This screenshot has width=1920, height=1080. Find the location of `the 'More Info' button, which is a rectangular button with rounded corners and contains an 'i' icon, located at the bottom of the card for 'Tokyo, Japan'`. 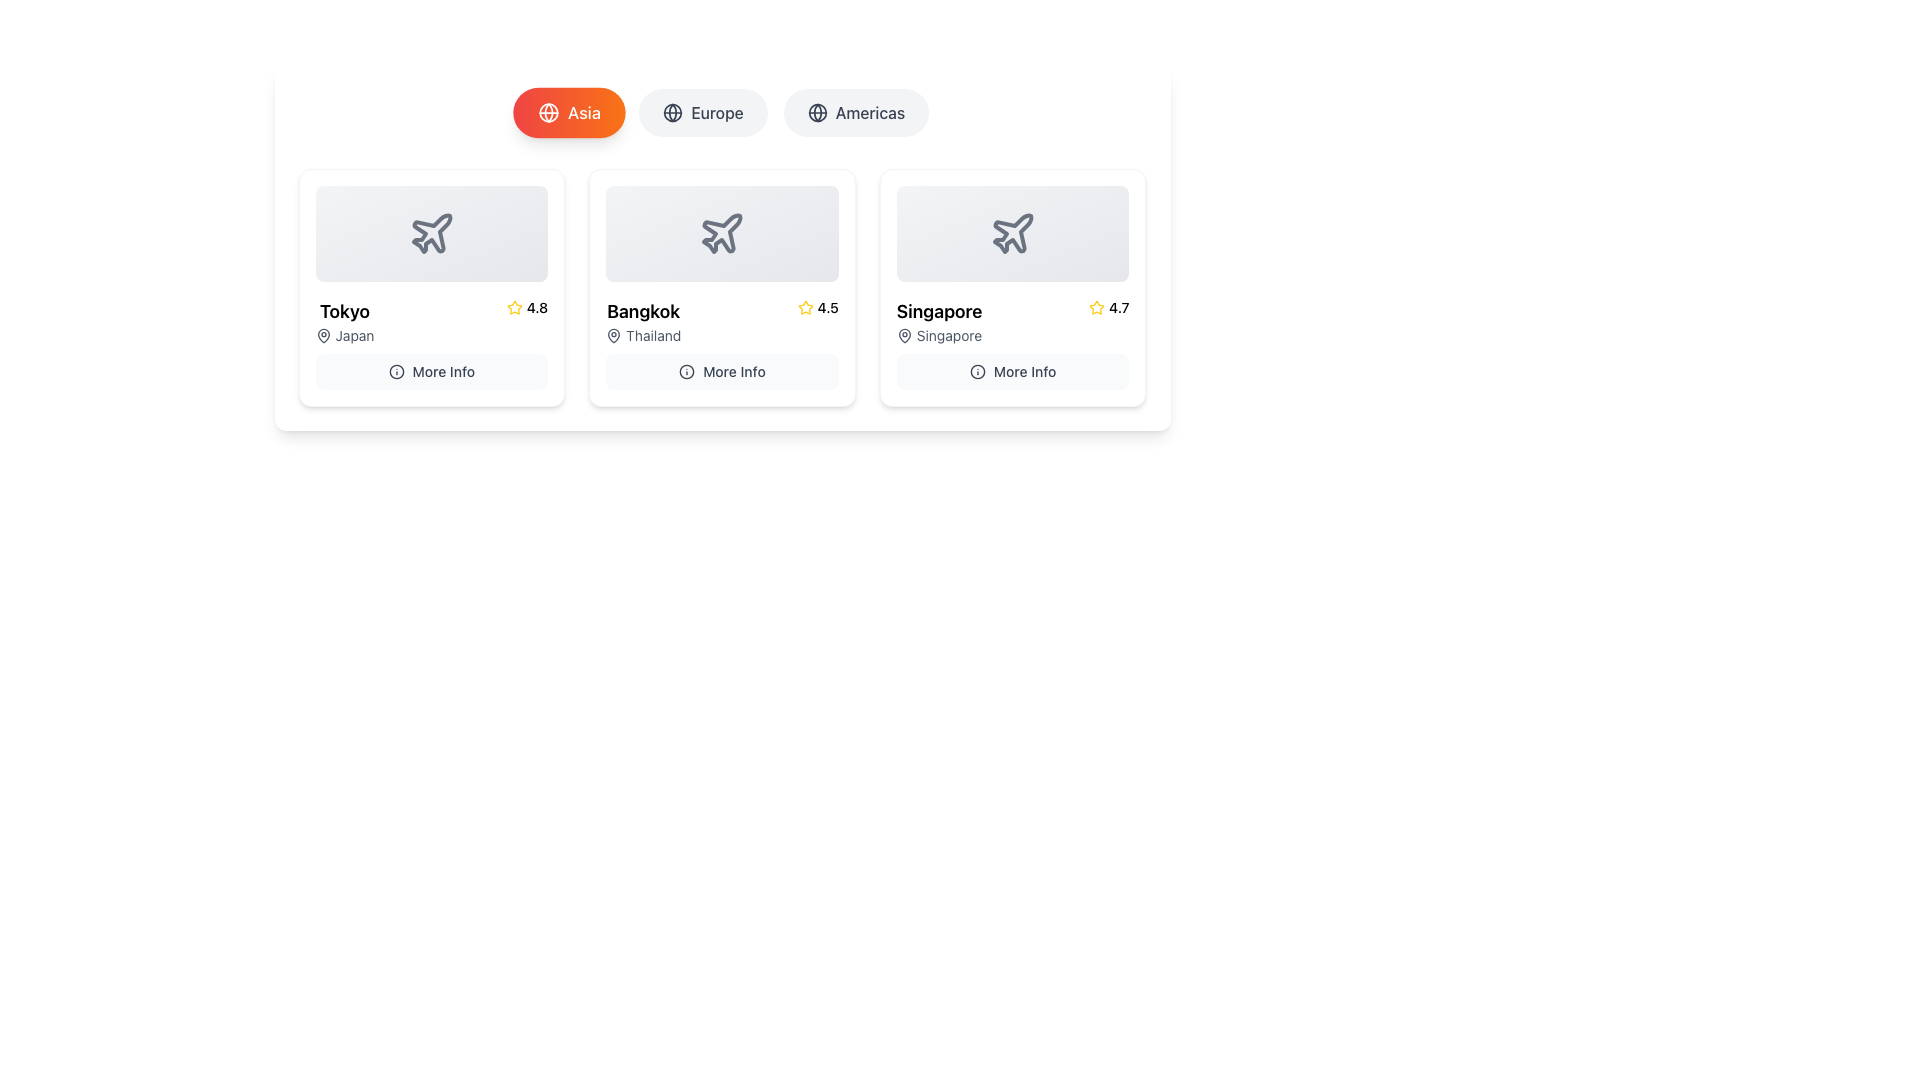

the 'More Info' button, which is a rectangular button with rounded corners and contains an 'i' icon, located at the bottom of the card for 'Tokyo, Japan' is located at coordinates (430, 371).